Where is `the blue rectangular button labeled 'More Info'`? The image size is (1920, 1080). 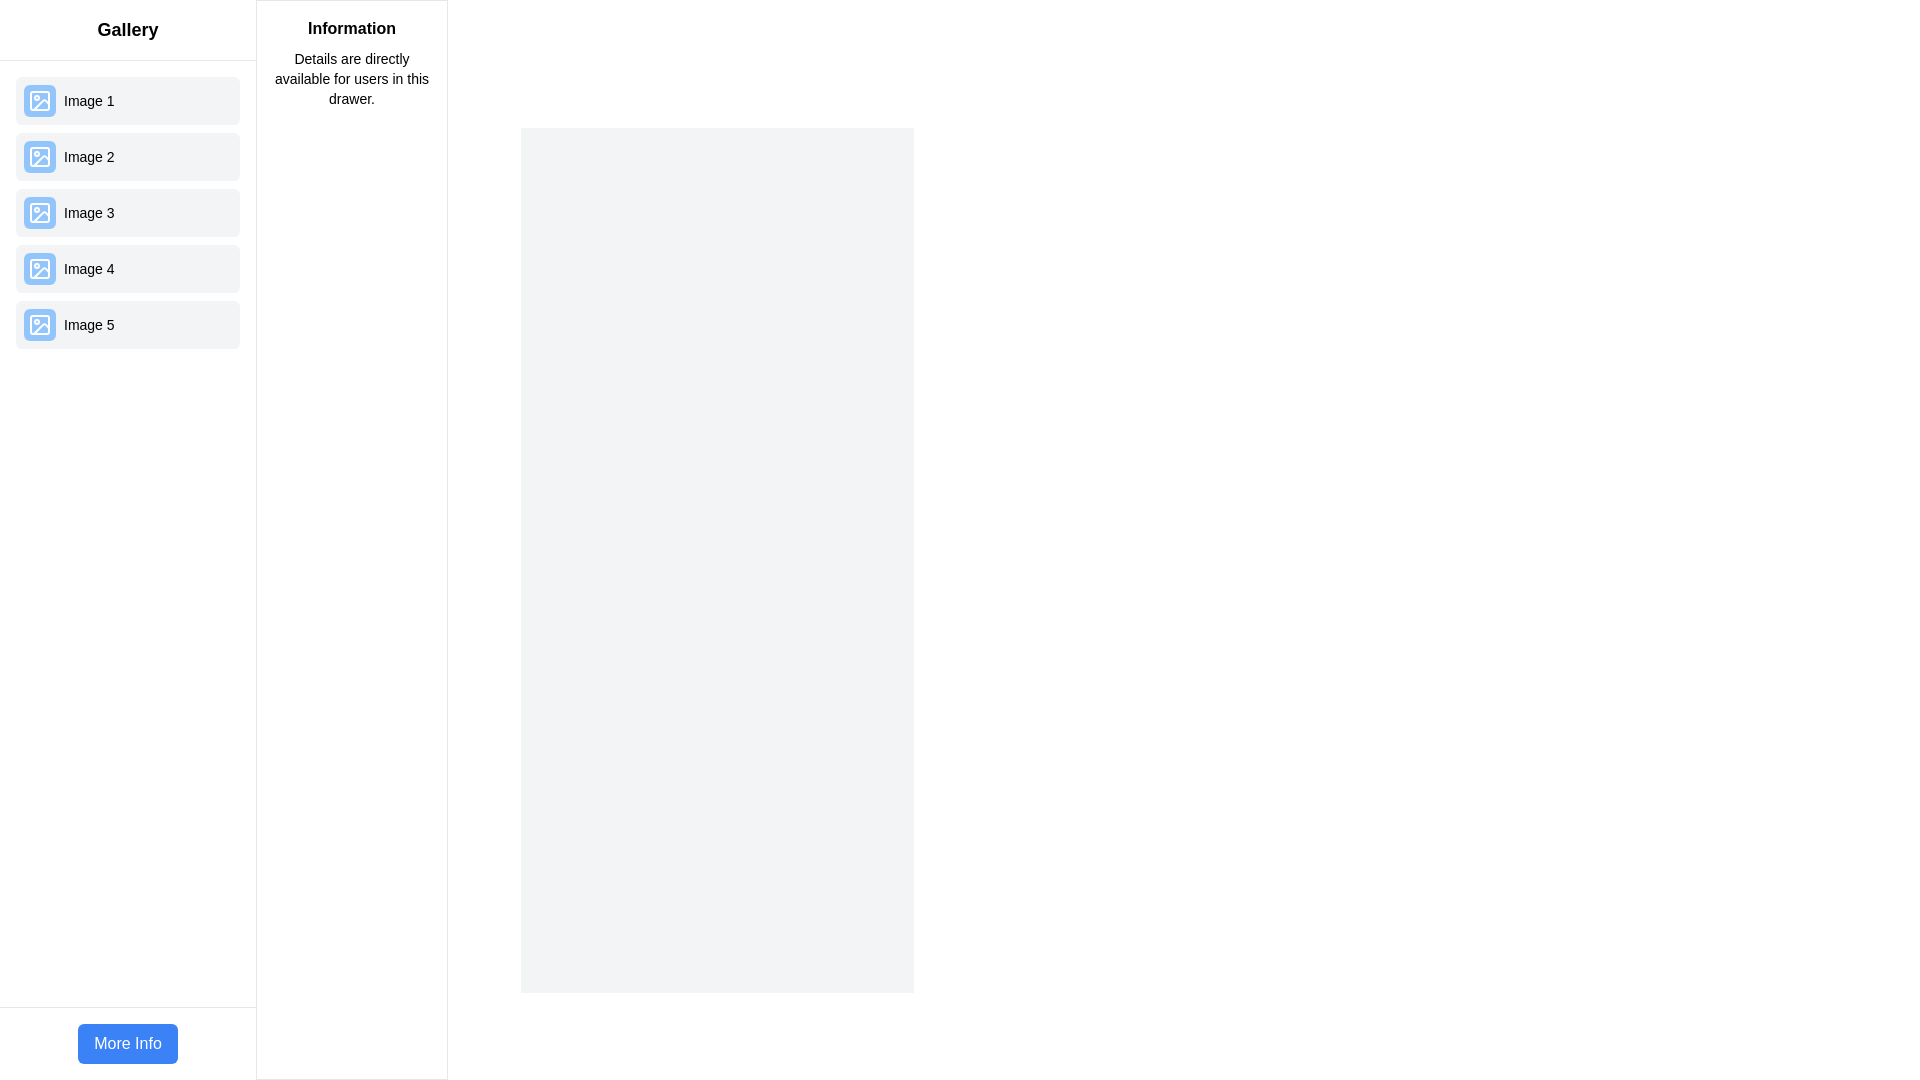 the blue rectangular button labeled 'More Info' is located at coordinates (127, 1043).